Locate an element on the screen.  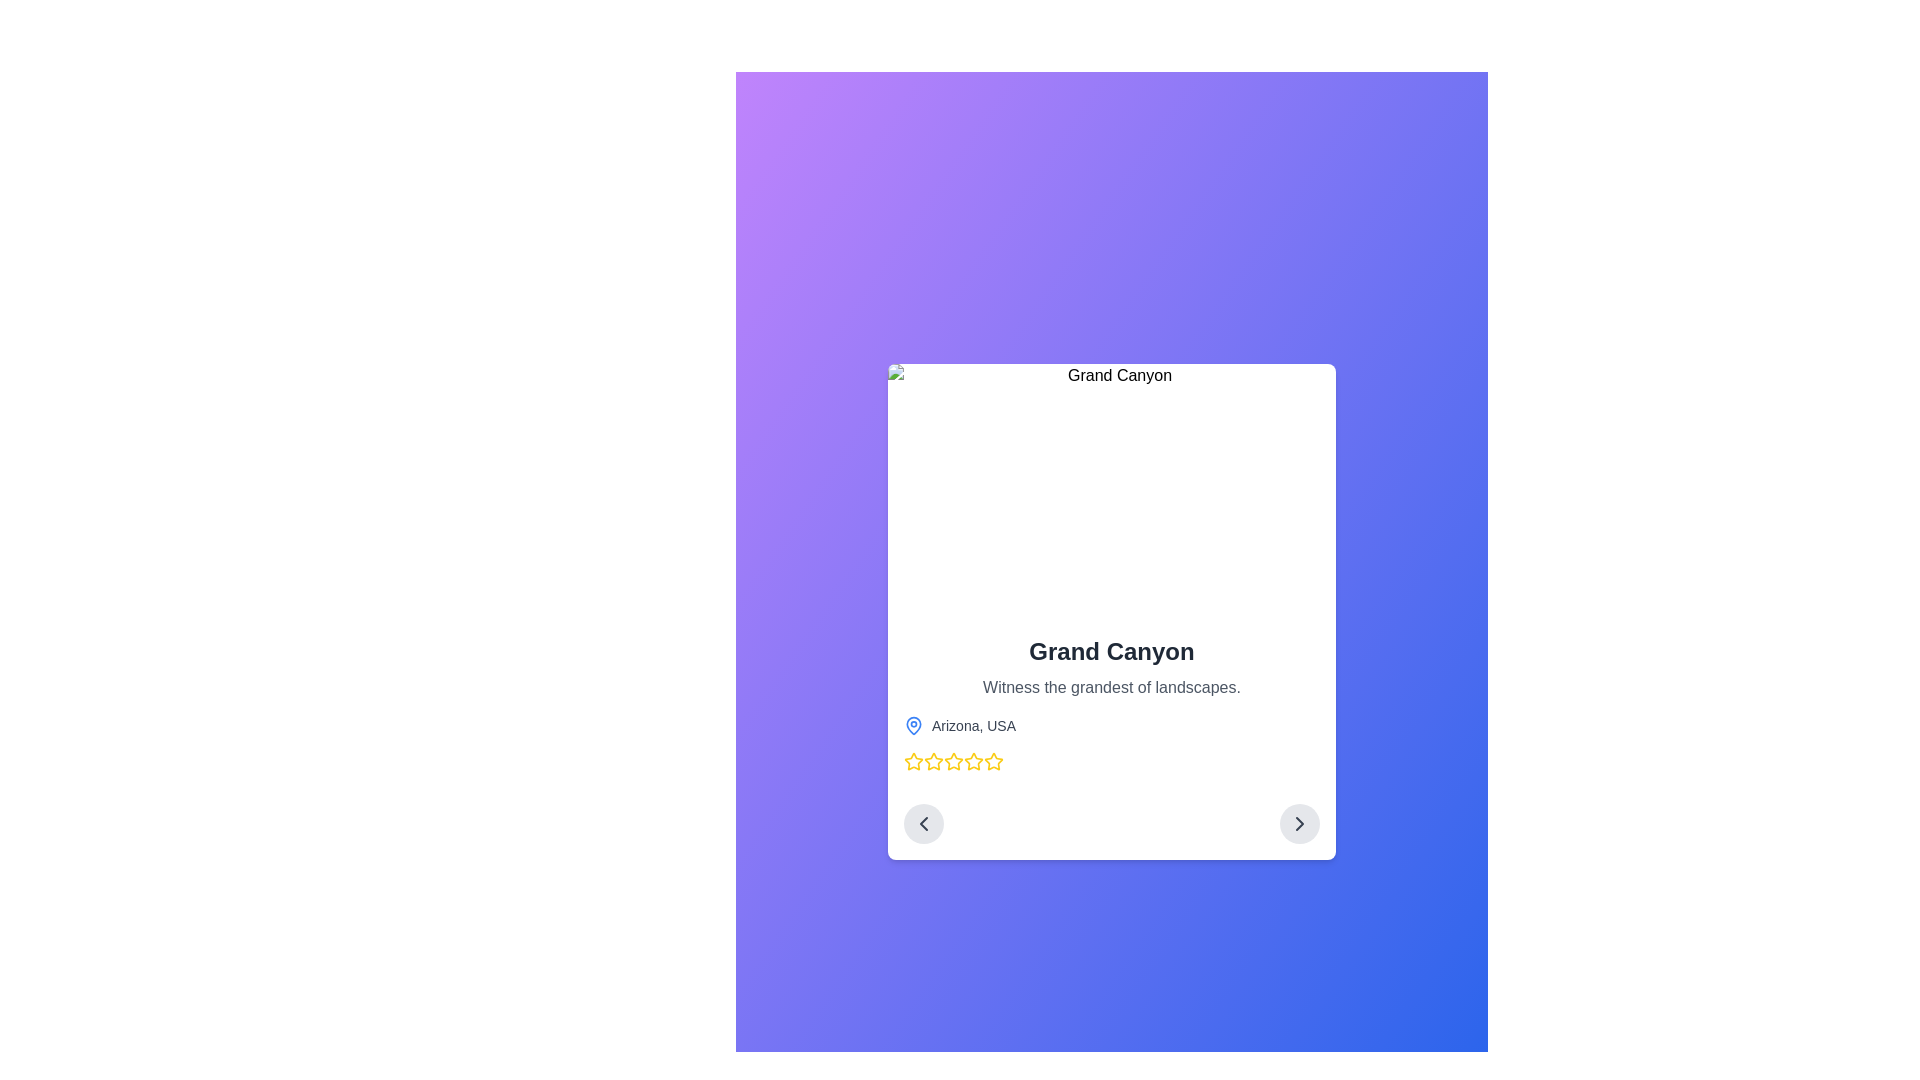
the first star-shaped icon with bold yellow outlines is located at coordinates (933, 761).